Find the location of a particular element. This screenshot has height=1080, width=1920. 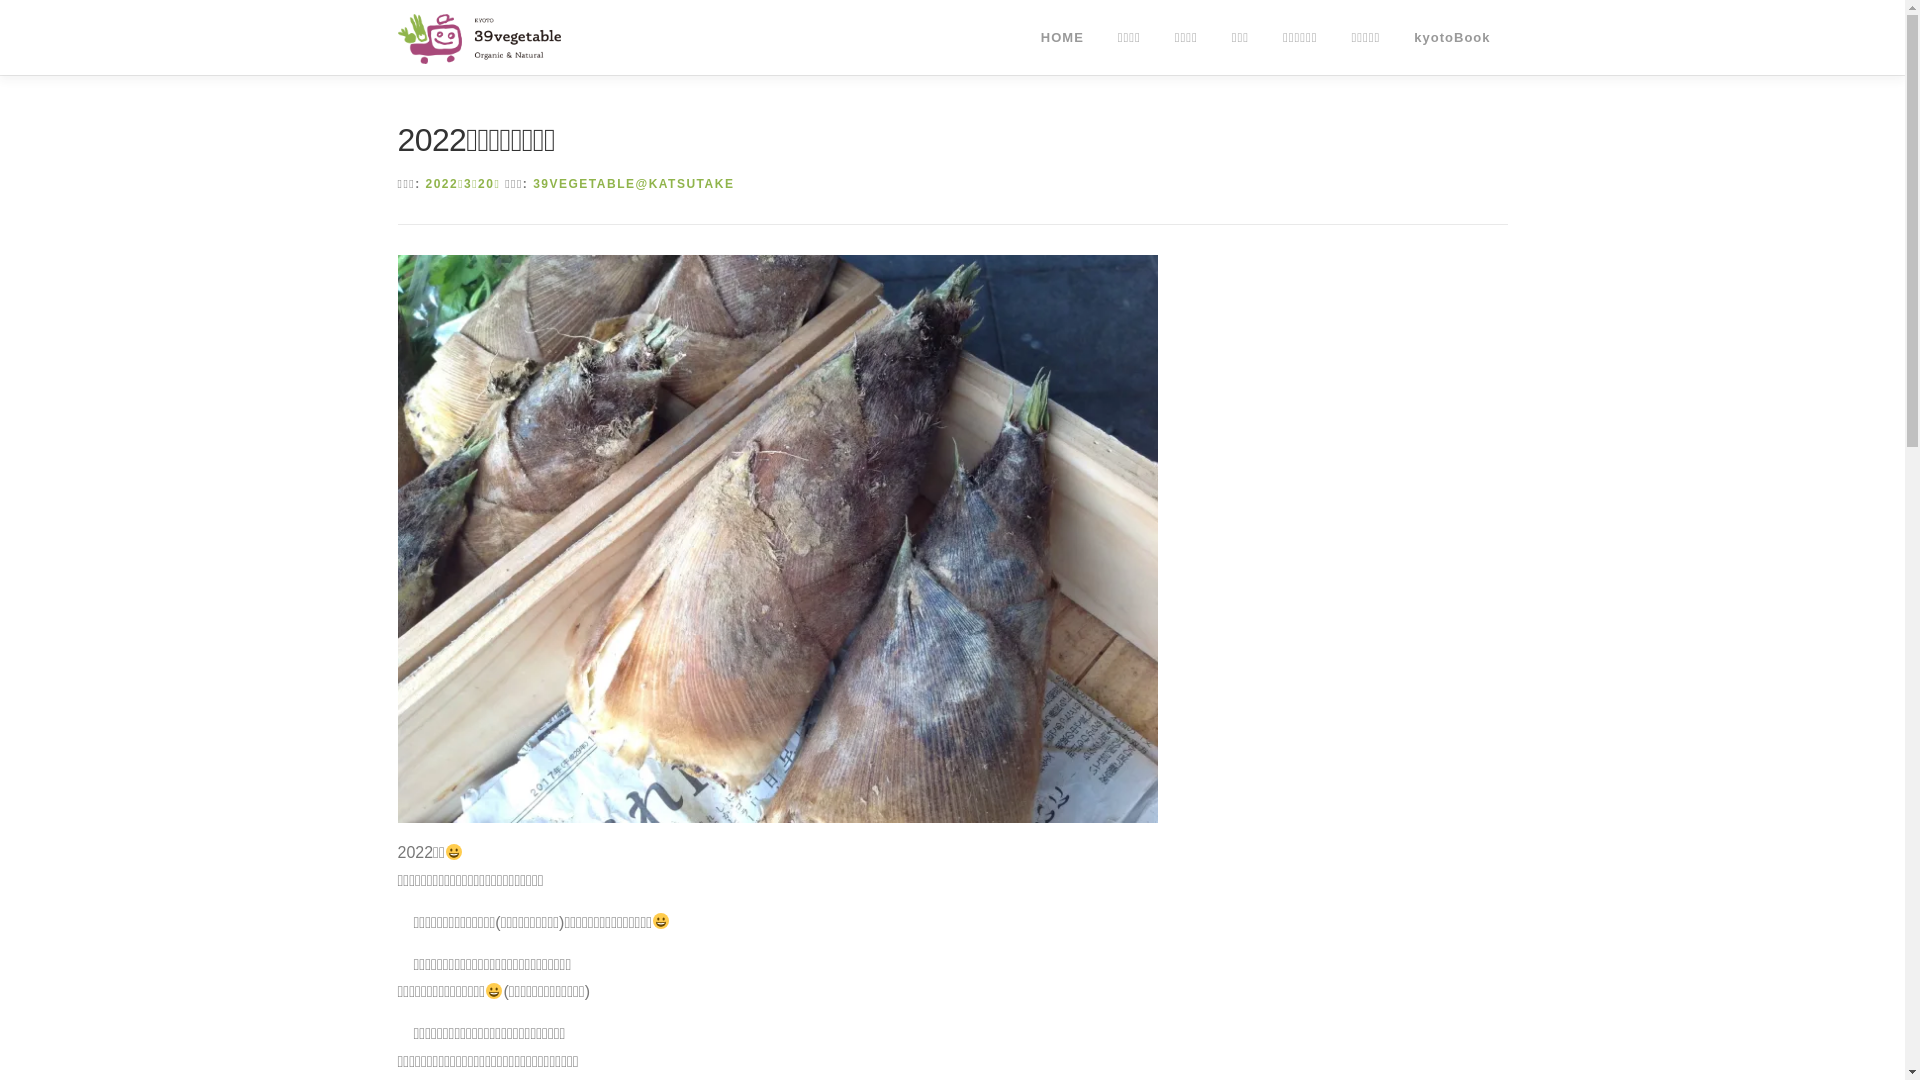

'39VEGETABLE@KATSUTAKE' is located at coordinates (632, 184).